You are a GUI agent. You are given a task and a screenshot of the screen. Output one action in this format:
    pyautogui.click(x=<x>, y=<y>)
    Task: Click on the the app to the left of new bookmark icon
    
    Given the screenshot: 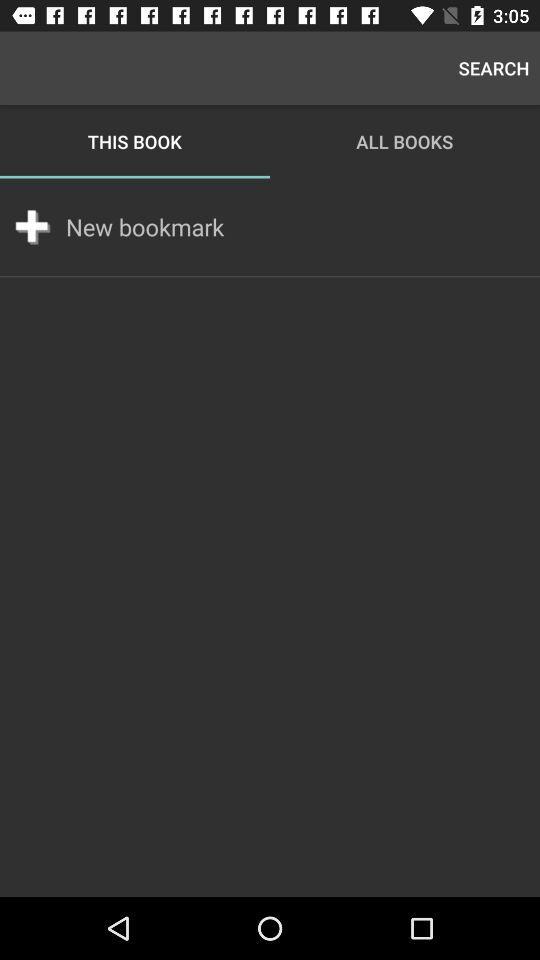 What is the action you would take?
    pyautogui.click(x=31, y=227)
    